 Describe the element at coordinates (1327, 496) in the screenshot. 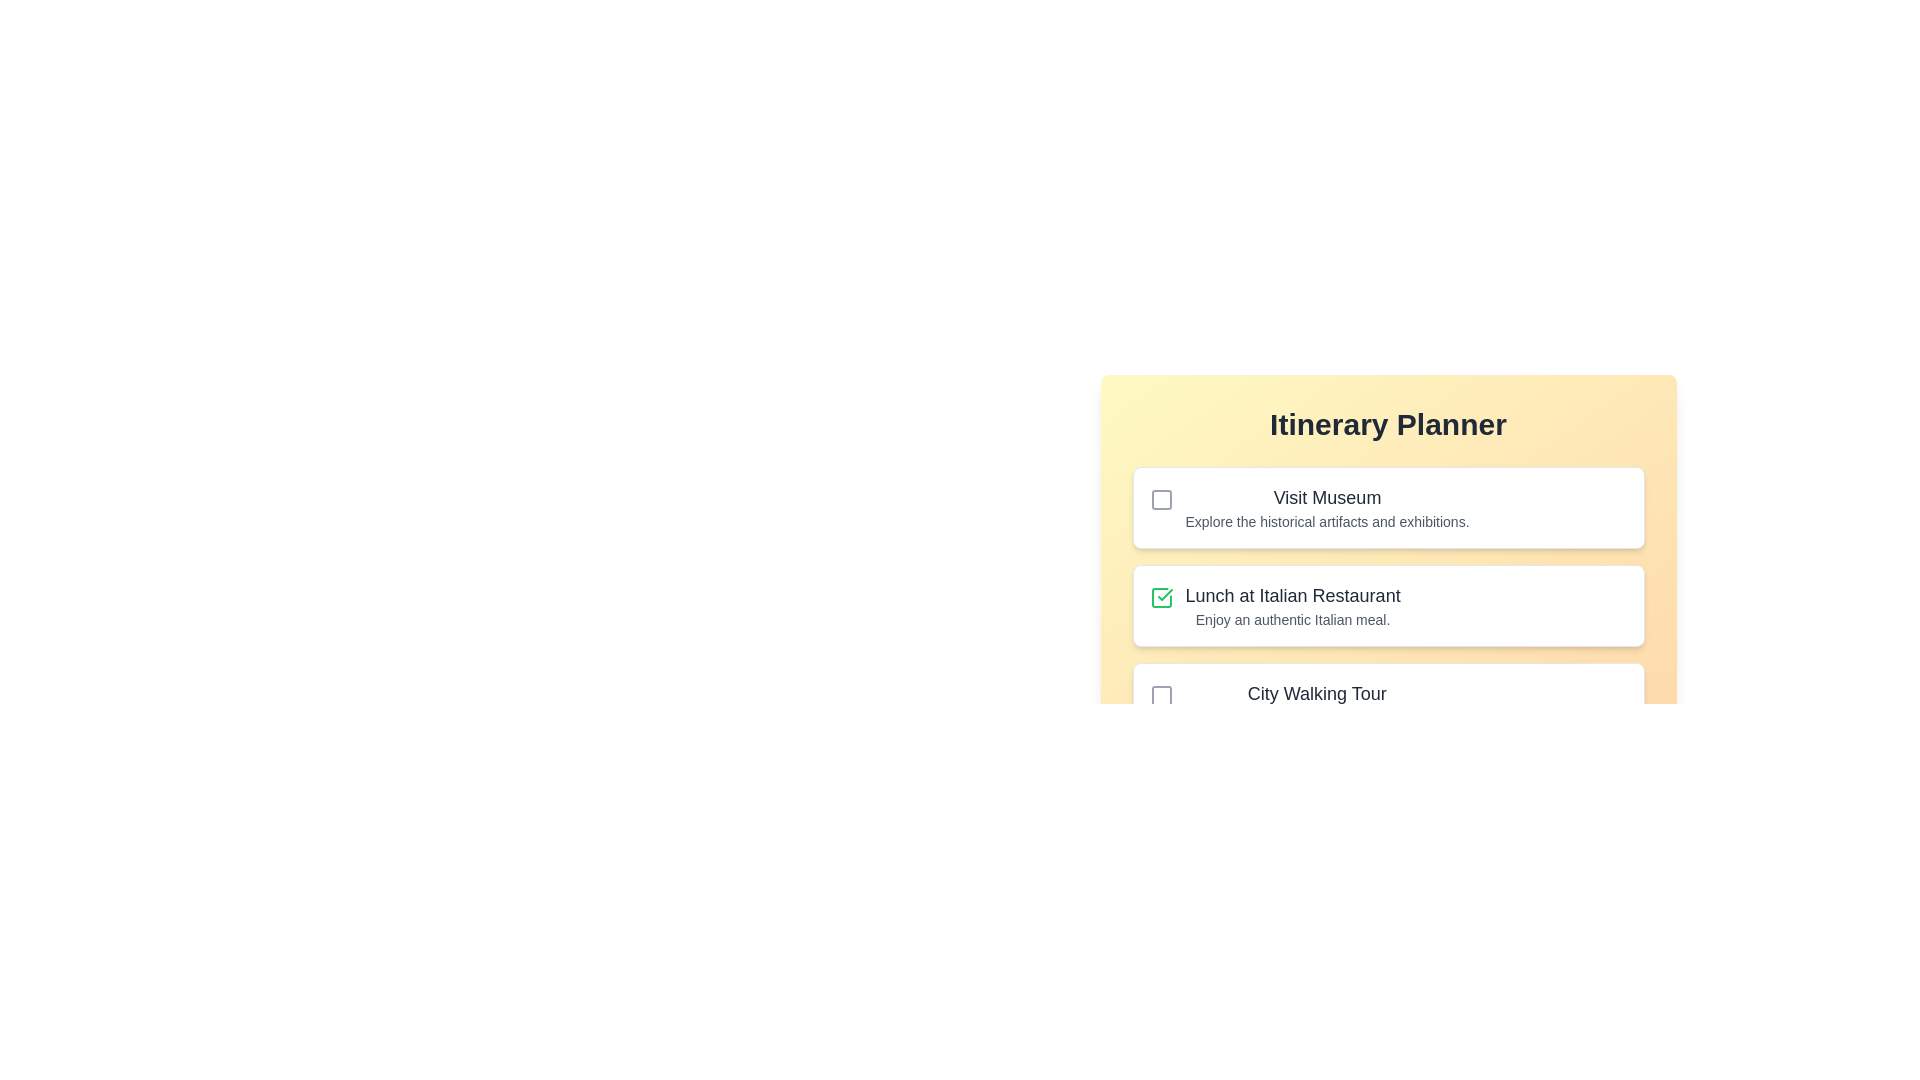

I see `text label indicating the itinerary item 'Visit Museum', which is located at the top of the 'Itinerary Planner' interface and is the first item in a vertical list of options` at that location.